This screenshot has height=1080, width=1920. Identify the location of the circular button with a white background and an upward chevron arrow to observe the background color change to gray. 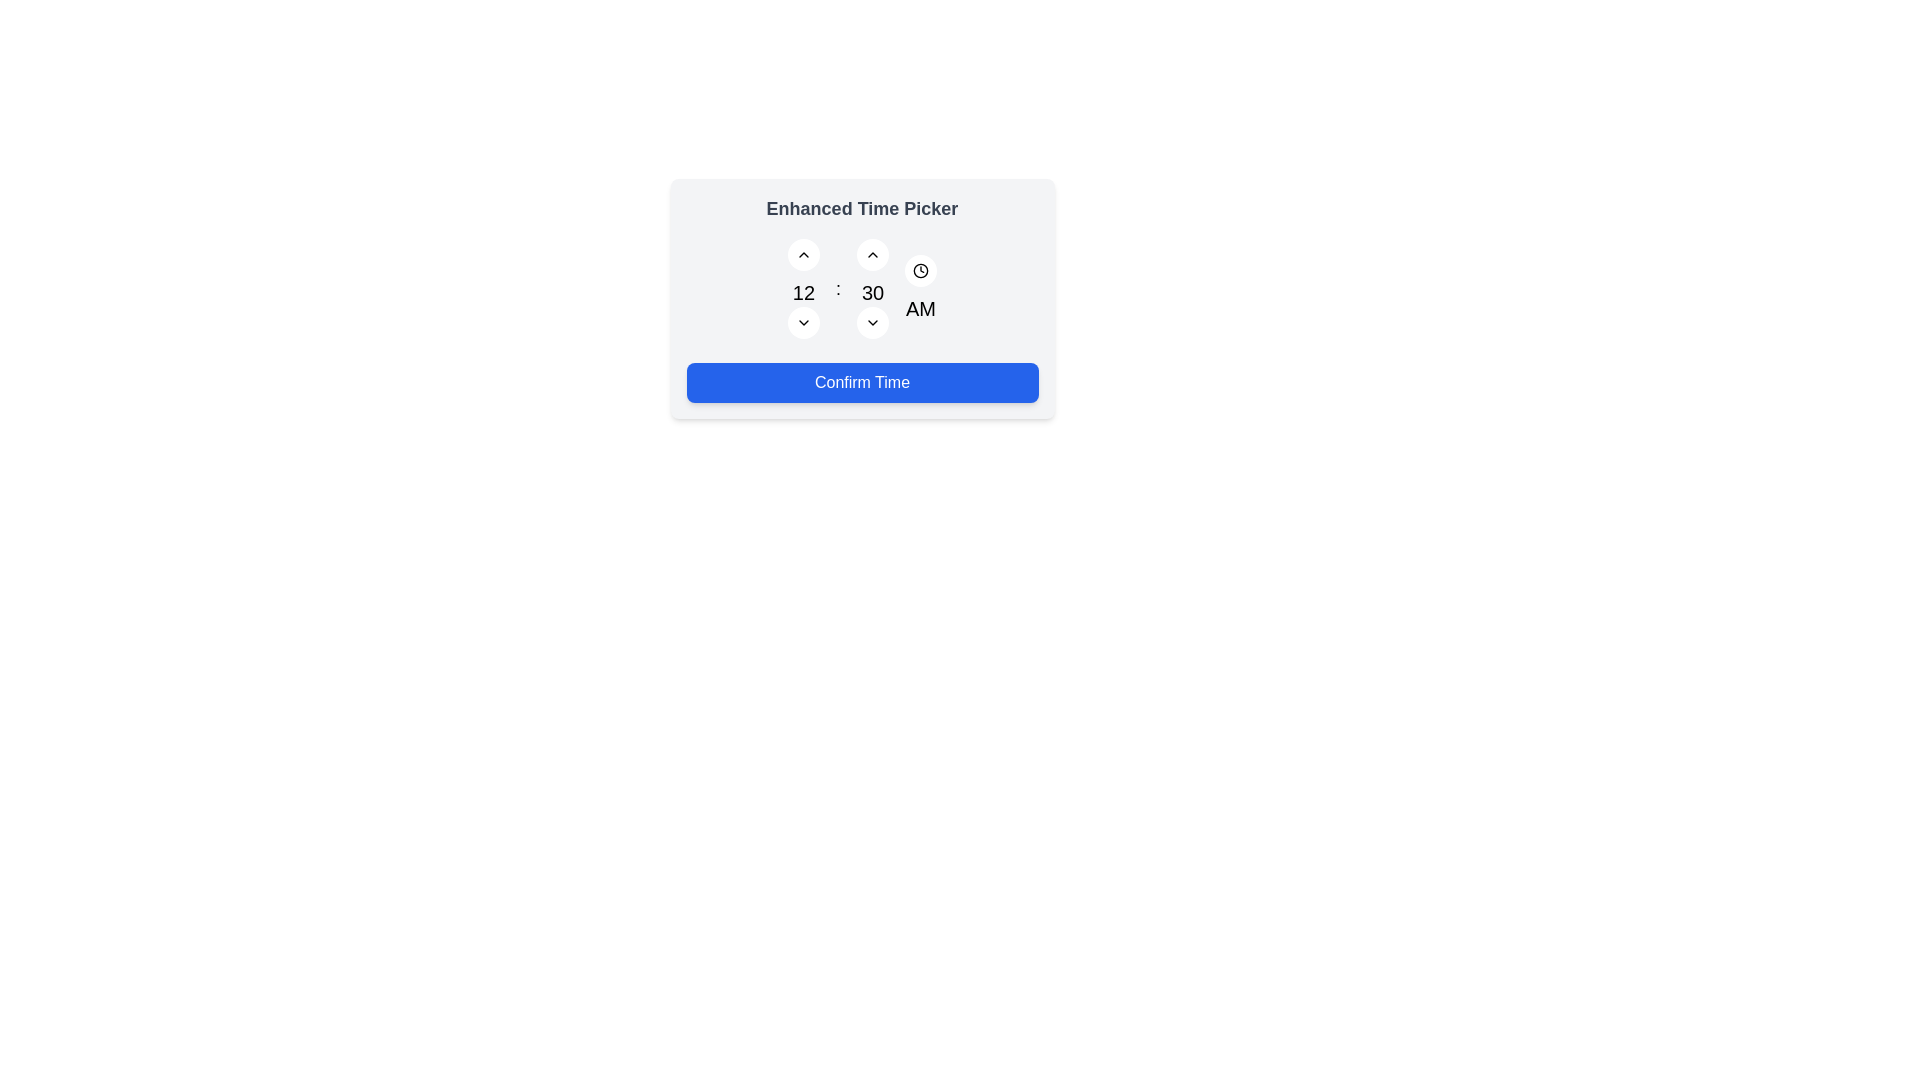
(873, 253).